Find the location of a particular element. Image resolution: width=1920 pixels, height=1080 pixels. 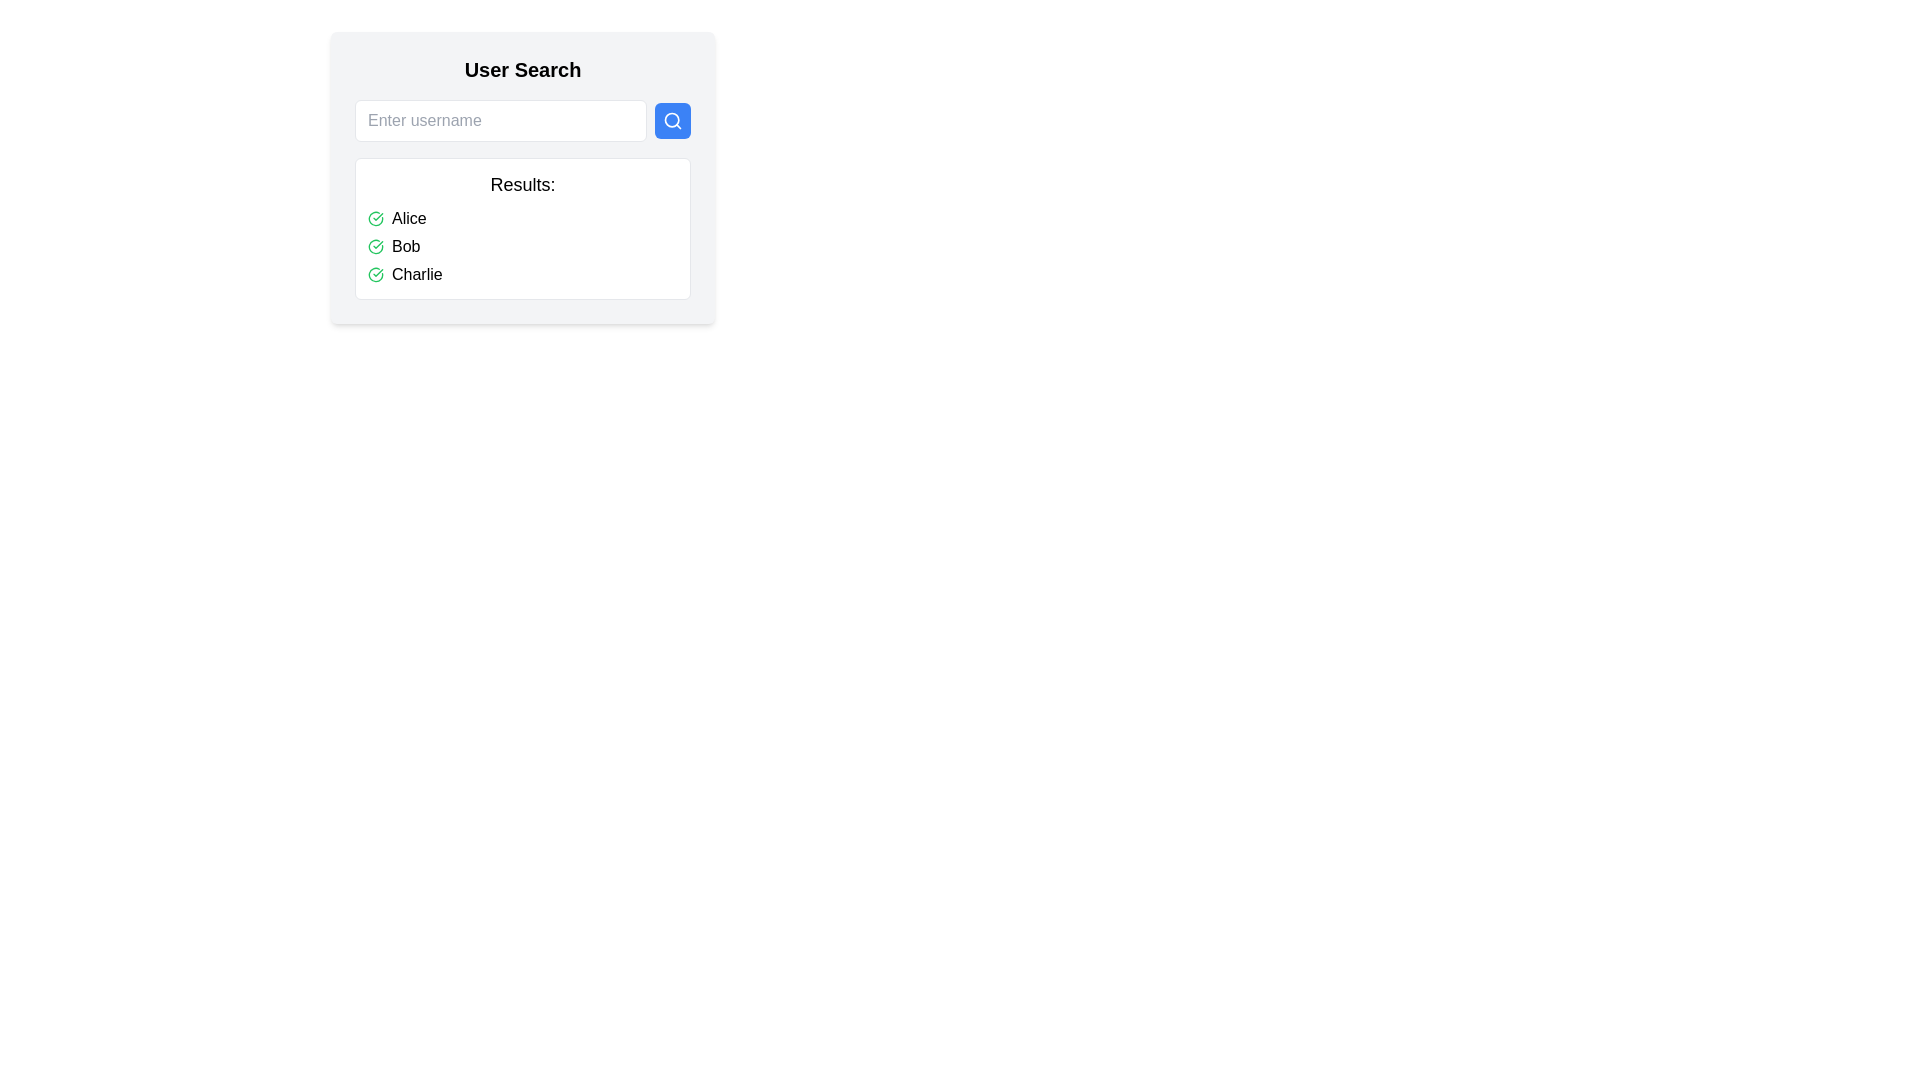

the username text label 'Alice' which is the top item in the search results and has a green checkmark indicating its selected status is located at coordinates (408, 219).